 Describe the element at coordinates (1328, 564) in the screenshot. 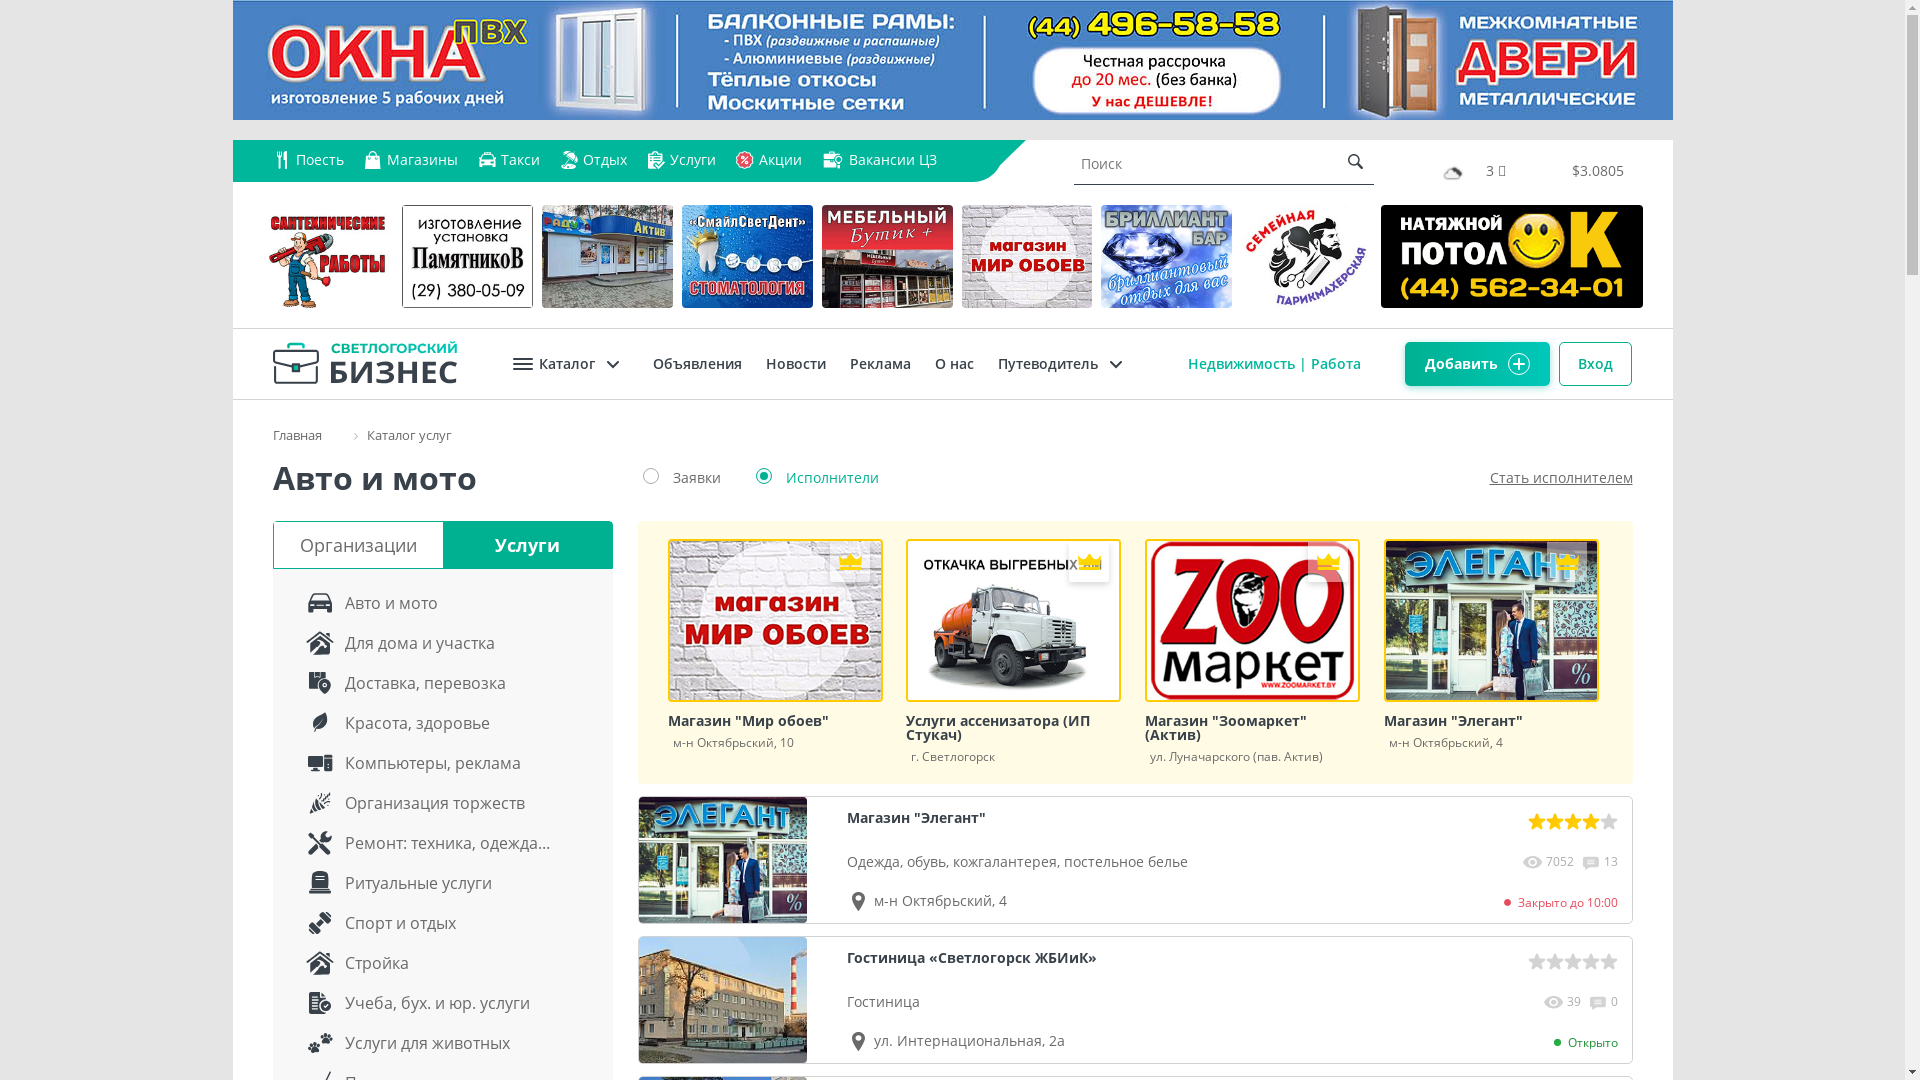

I see `'VIP'` at that location.